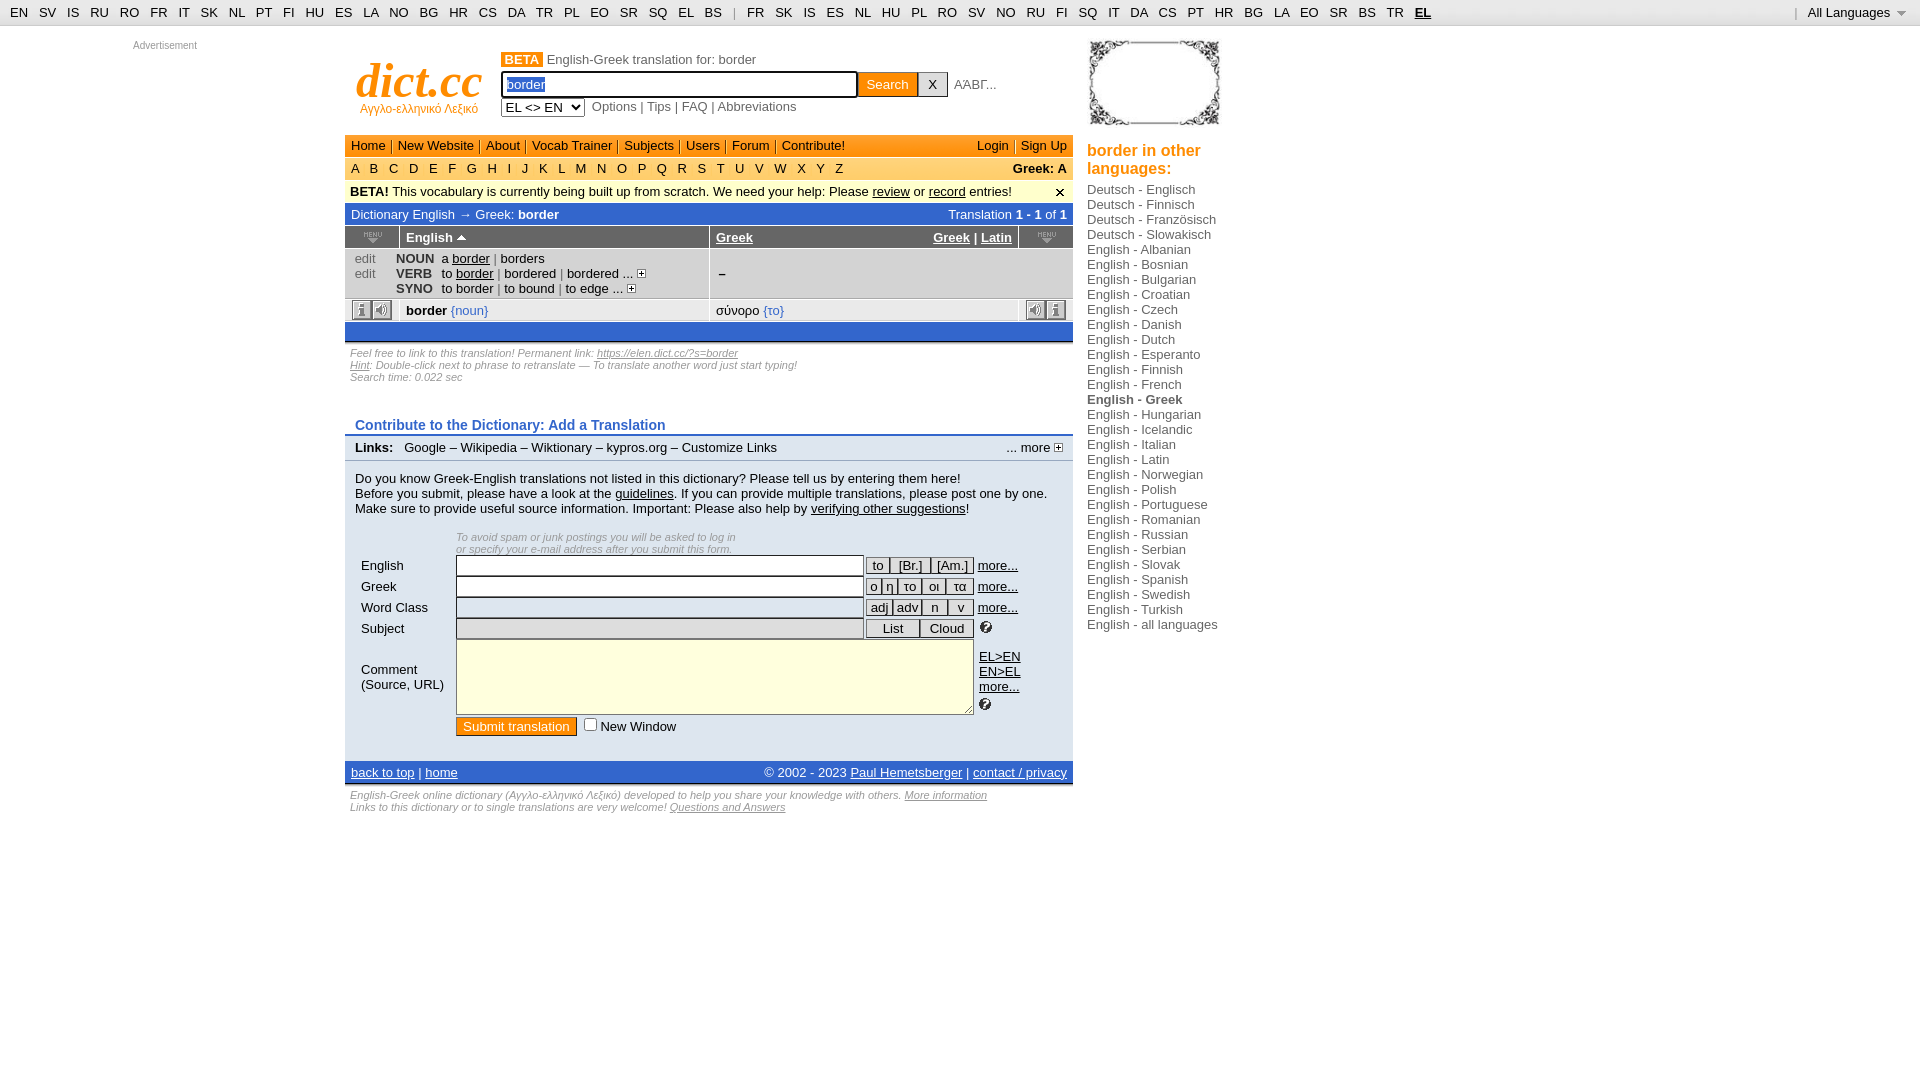 The width and height of the screenshot is (1920, 1080). Describe the element at coordinates (950, 236) in the screenshot. I see `'Greek'` at that location.